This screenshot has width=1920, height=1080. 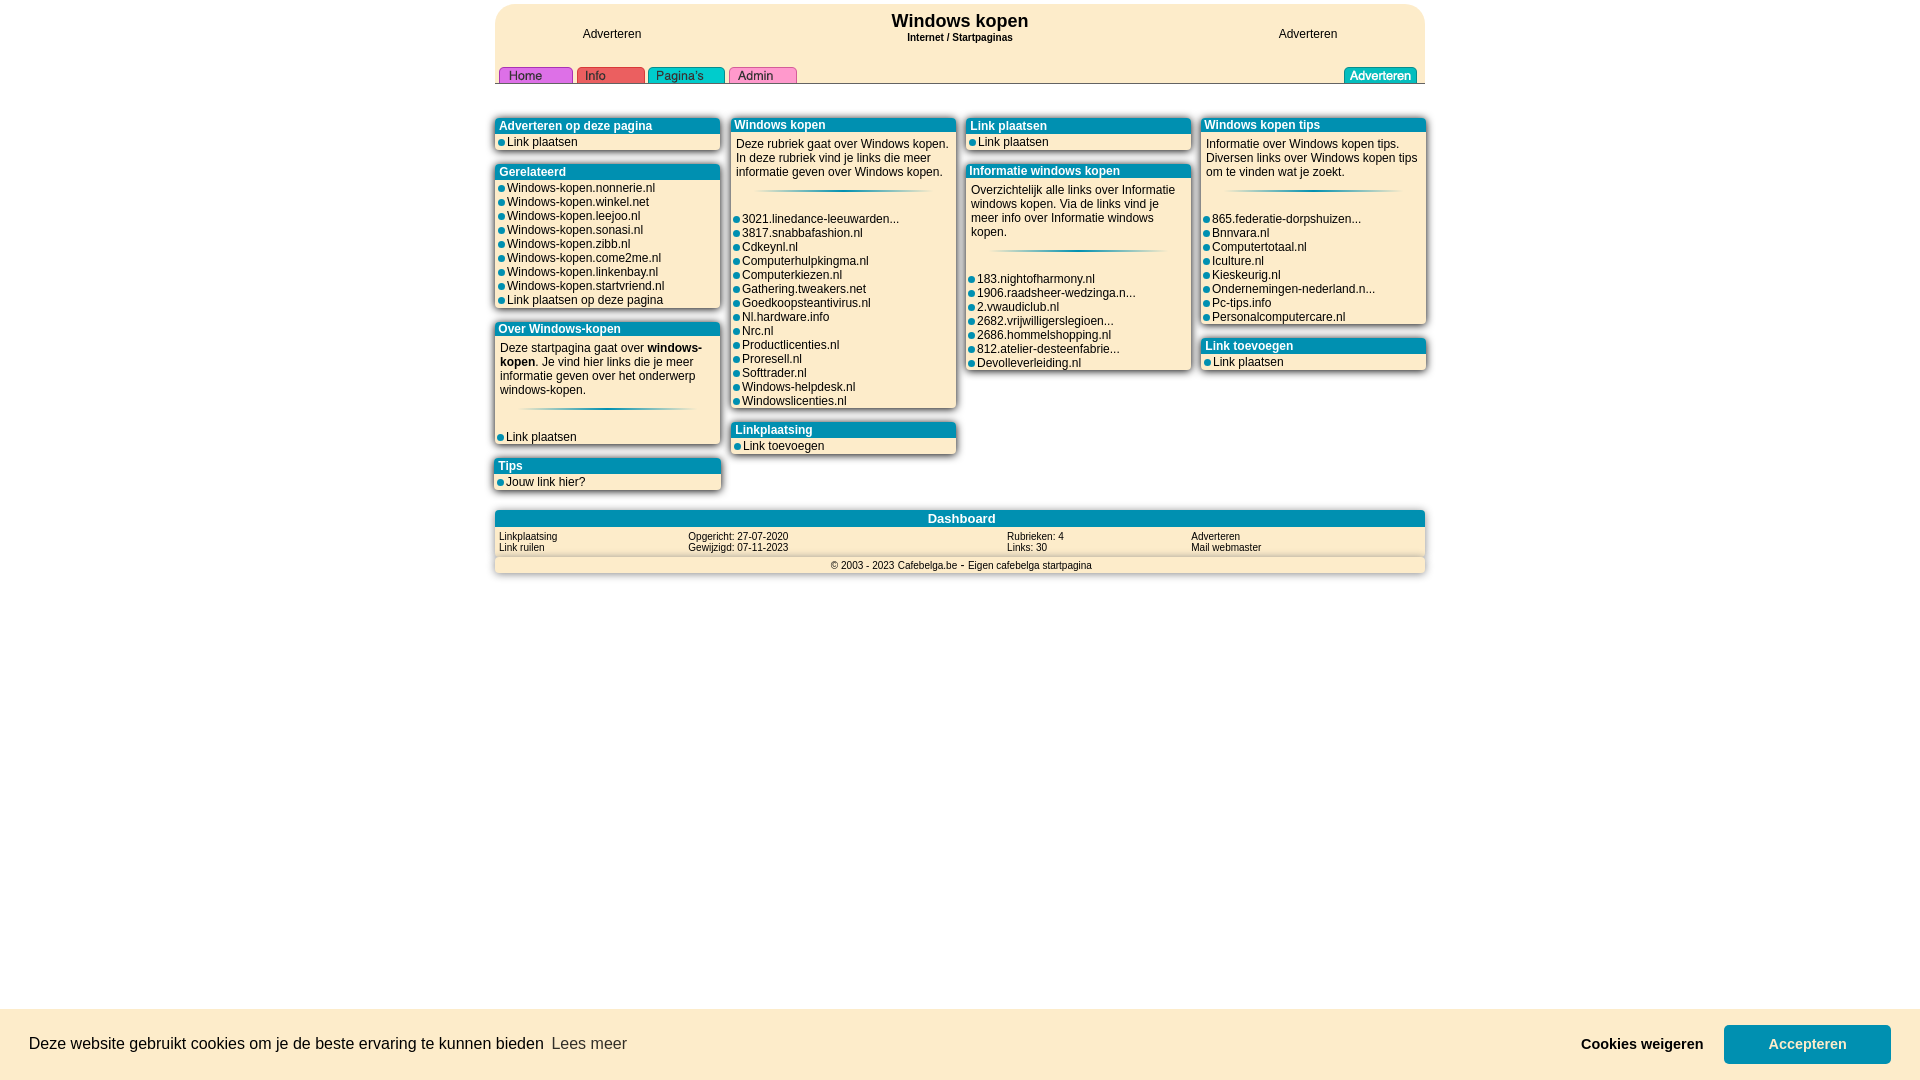 What do you see at coordinates (1567, 1043) in the screenshot?
I see `'Cookies weigeren'` at bounding box center [1567, 1043].